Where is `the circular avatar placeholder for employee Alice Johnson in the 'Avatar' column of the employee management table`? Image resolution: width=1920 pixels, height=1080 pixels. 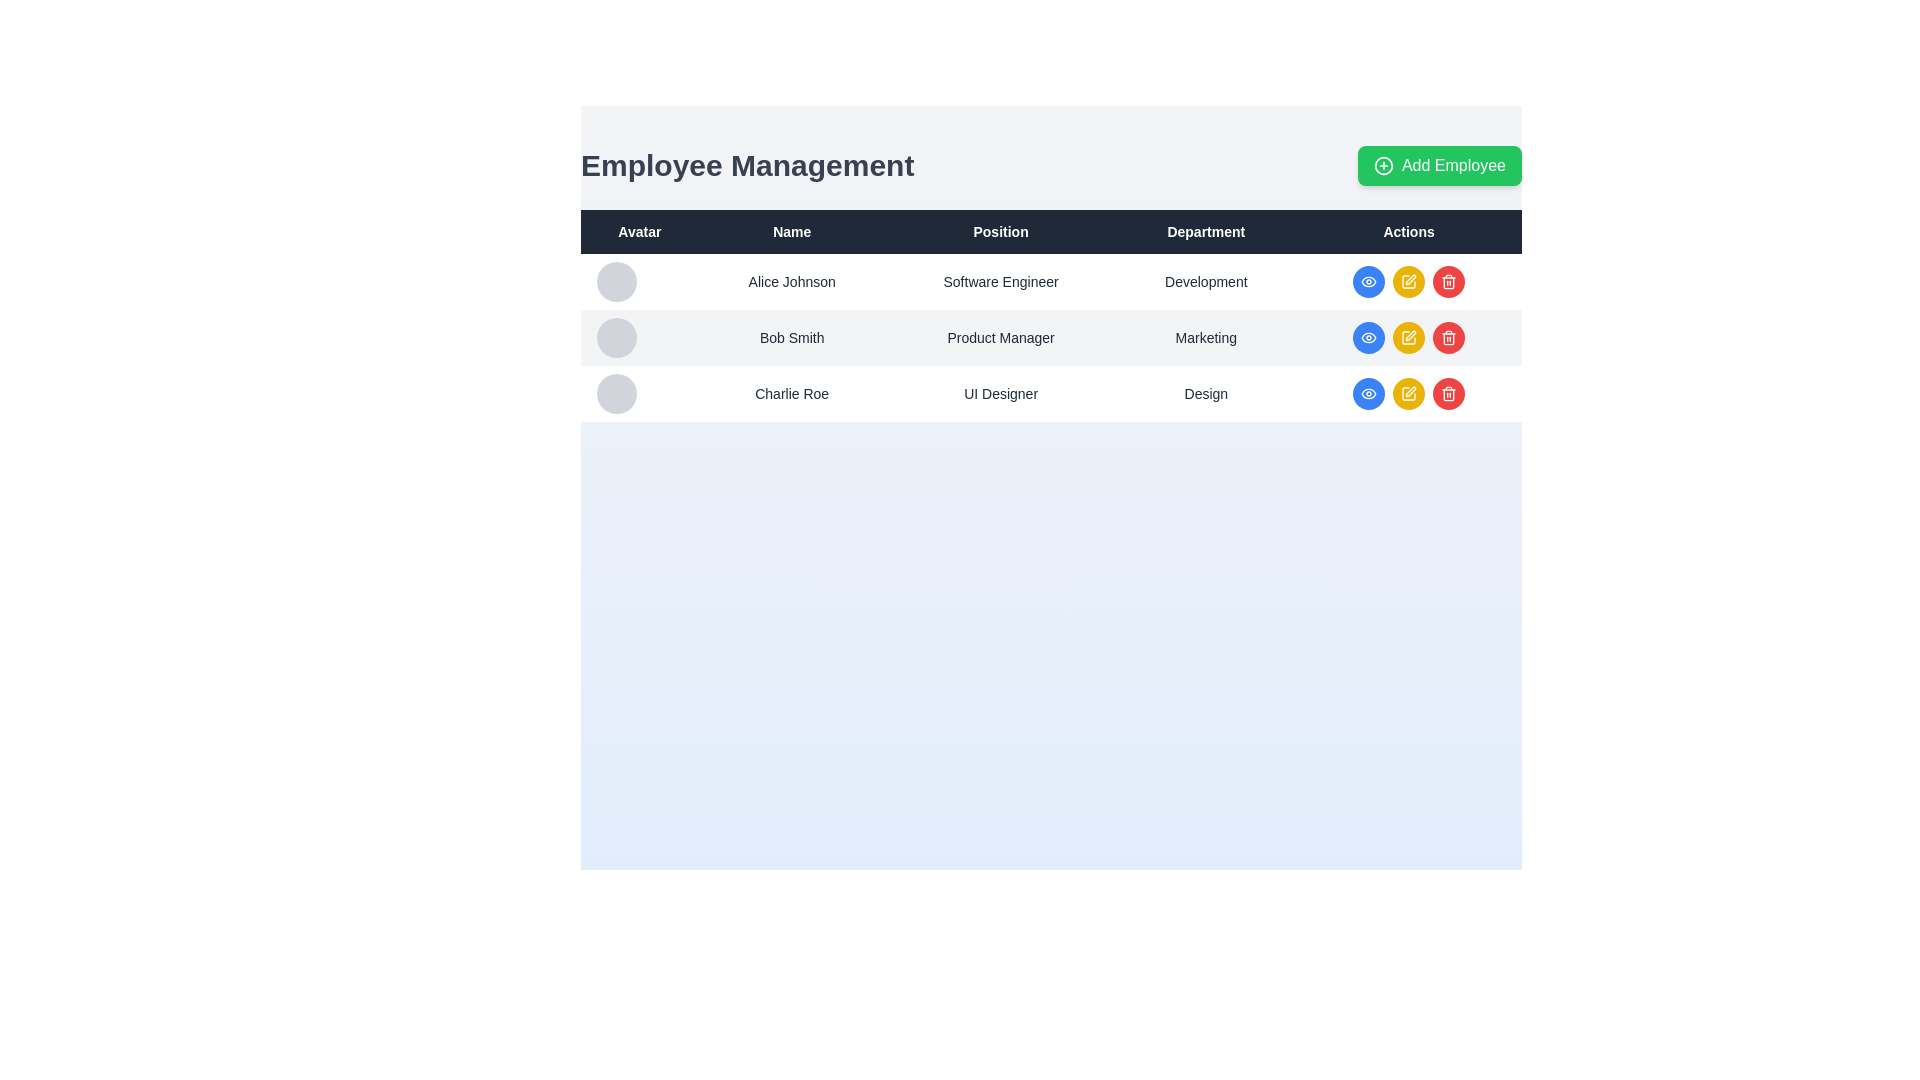 the circular avatar placeholder for employee Alice Johnson in the 'Avatar' column of the employee management table is located at coordinates (616, 281).